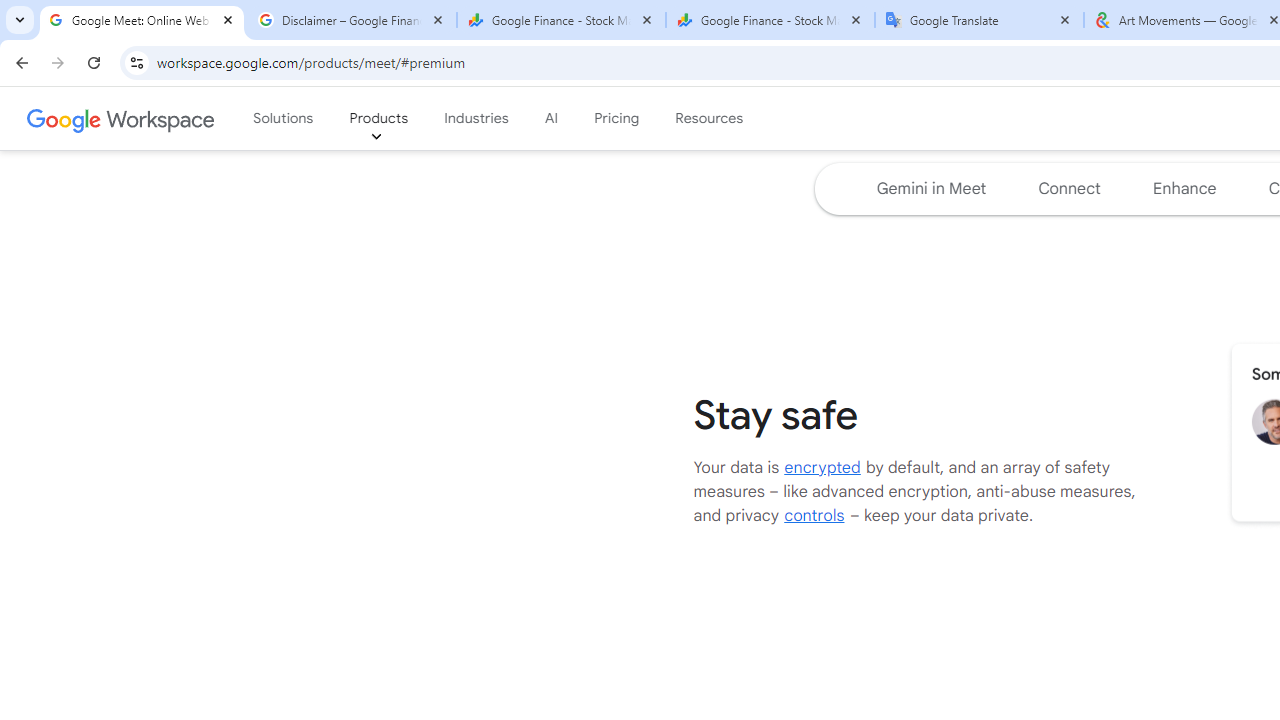 Image resolution: width=1280 pixels, height=720 pixels. Describe the element at coordinates (551, 119) in the screenshot. I see `'AI'` at that location.